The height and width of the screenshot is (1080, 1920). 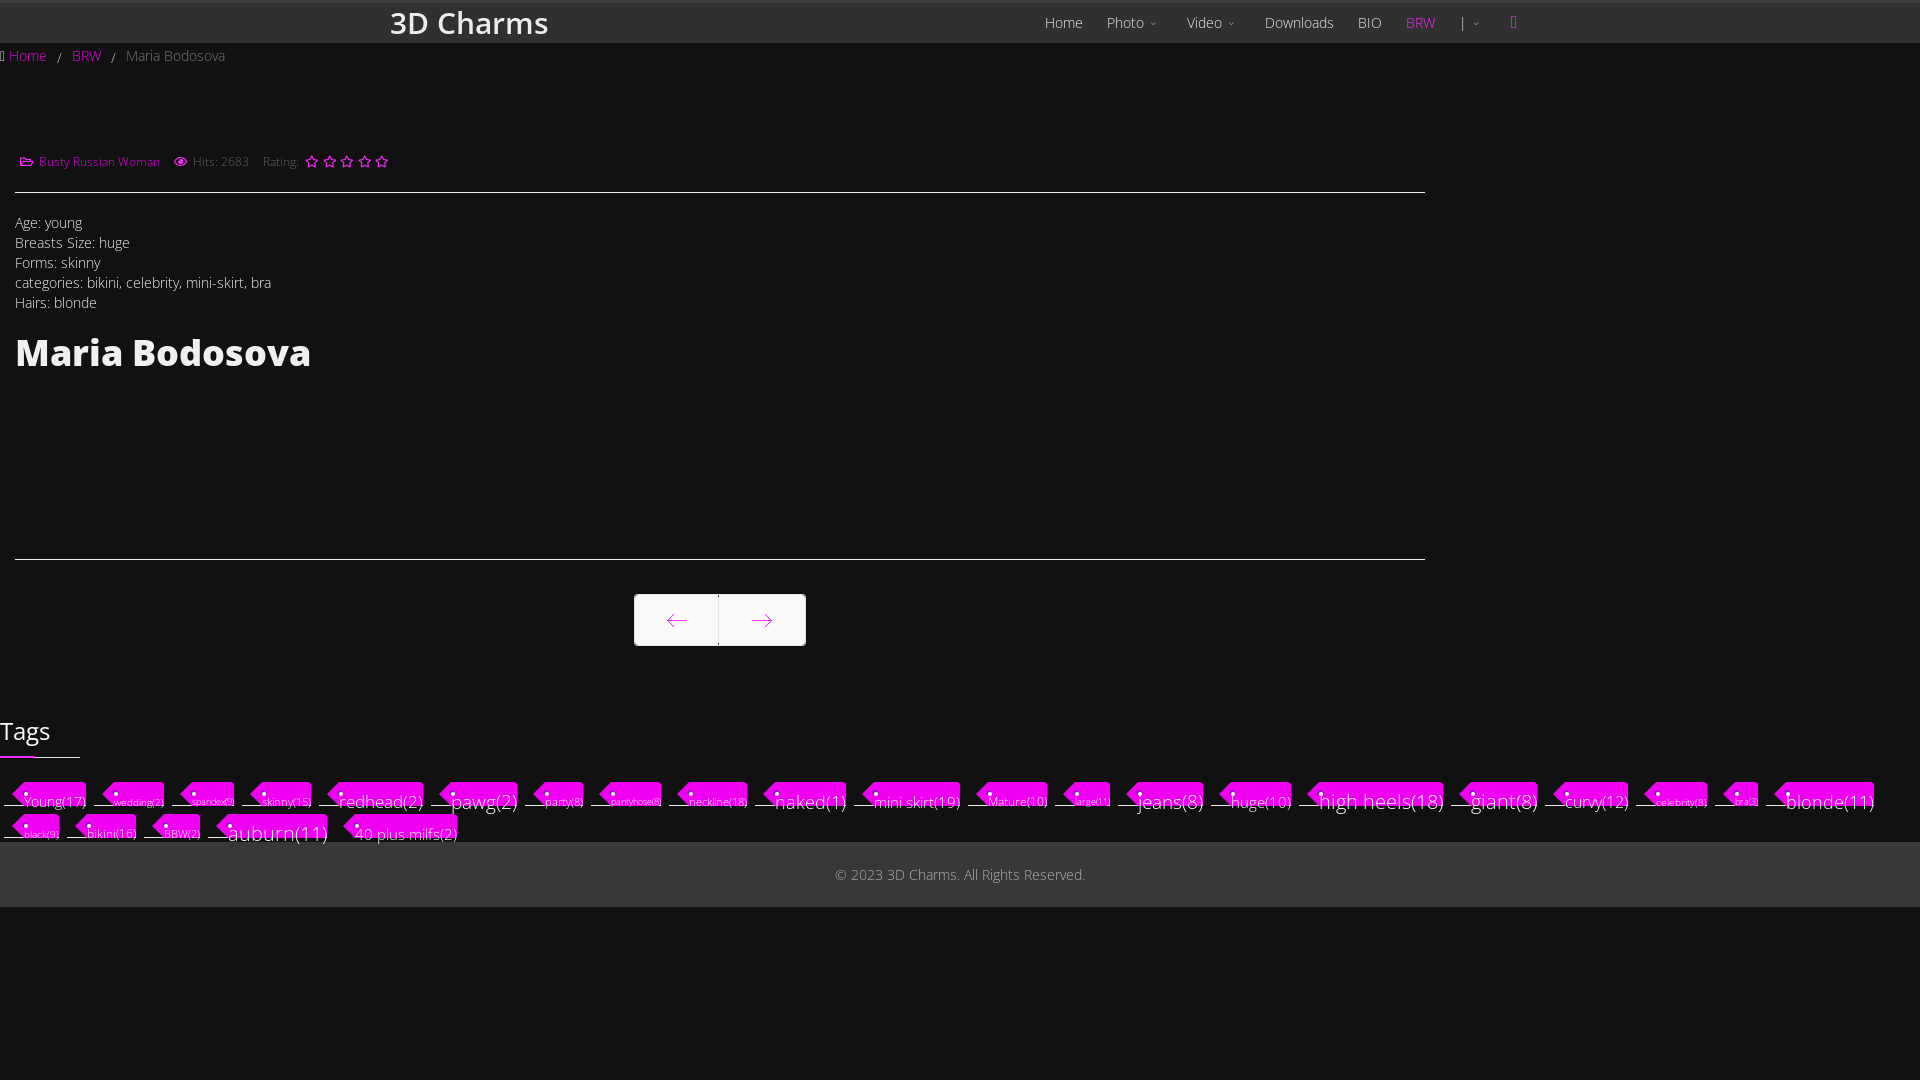 What do you see at coordinates (212, 793) in the screenshot?
I see `'spandex(9)'` at bounding box center [212, 793].